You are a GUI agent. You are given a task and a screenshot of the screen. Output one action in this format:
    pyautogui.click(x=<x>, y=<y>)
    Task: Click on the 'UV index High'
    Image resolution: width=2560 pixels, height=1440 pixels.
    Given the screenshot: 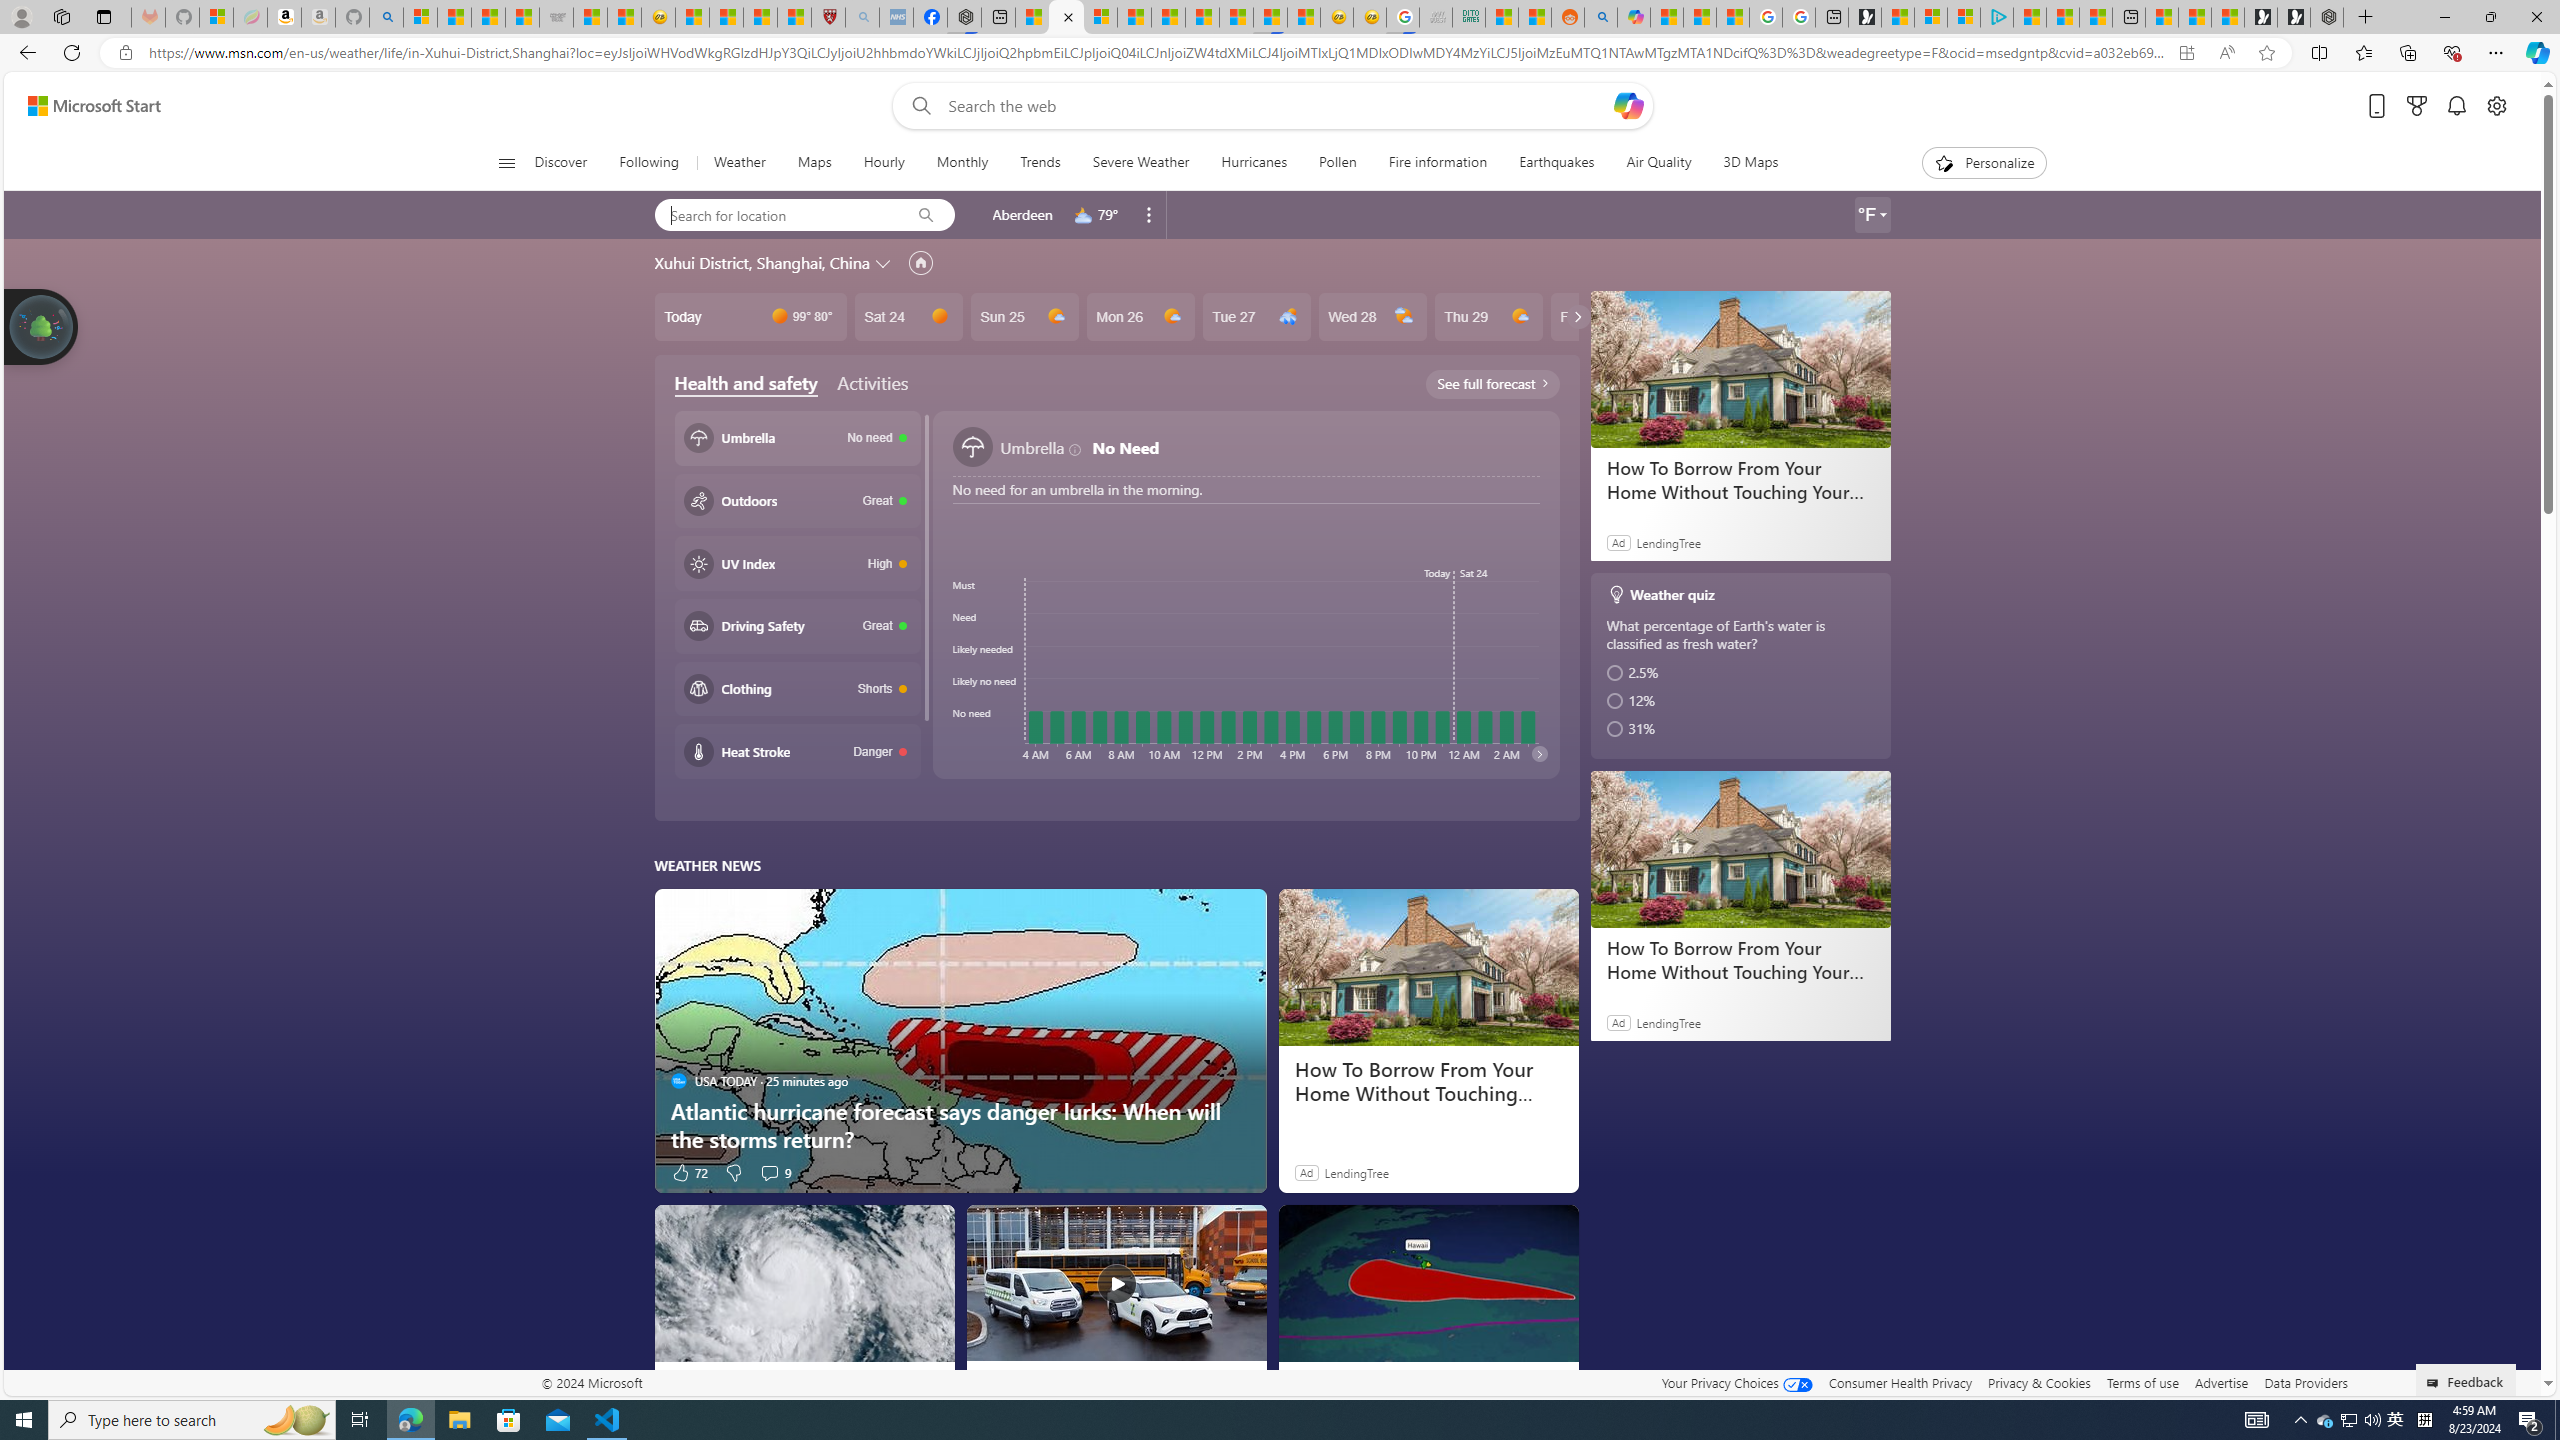 What is the action you would take?
    pyautogui.click(x=796, y=562)
    